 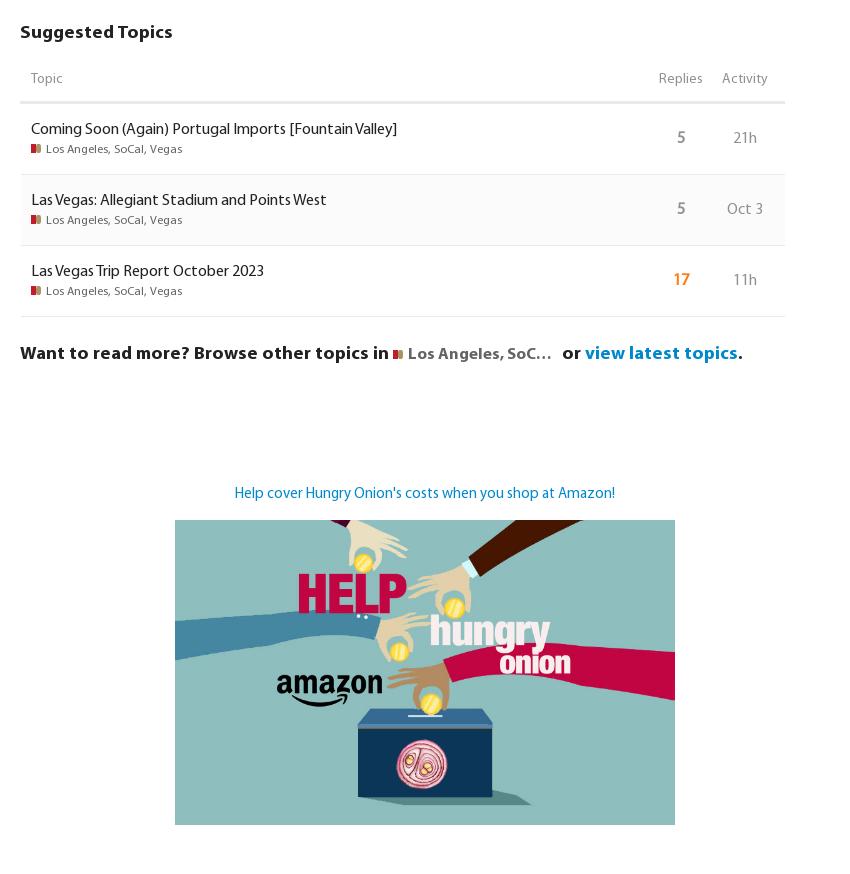 I want to click on 'Replies', so click(x=680, y=78).